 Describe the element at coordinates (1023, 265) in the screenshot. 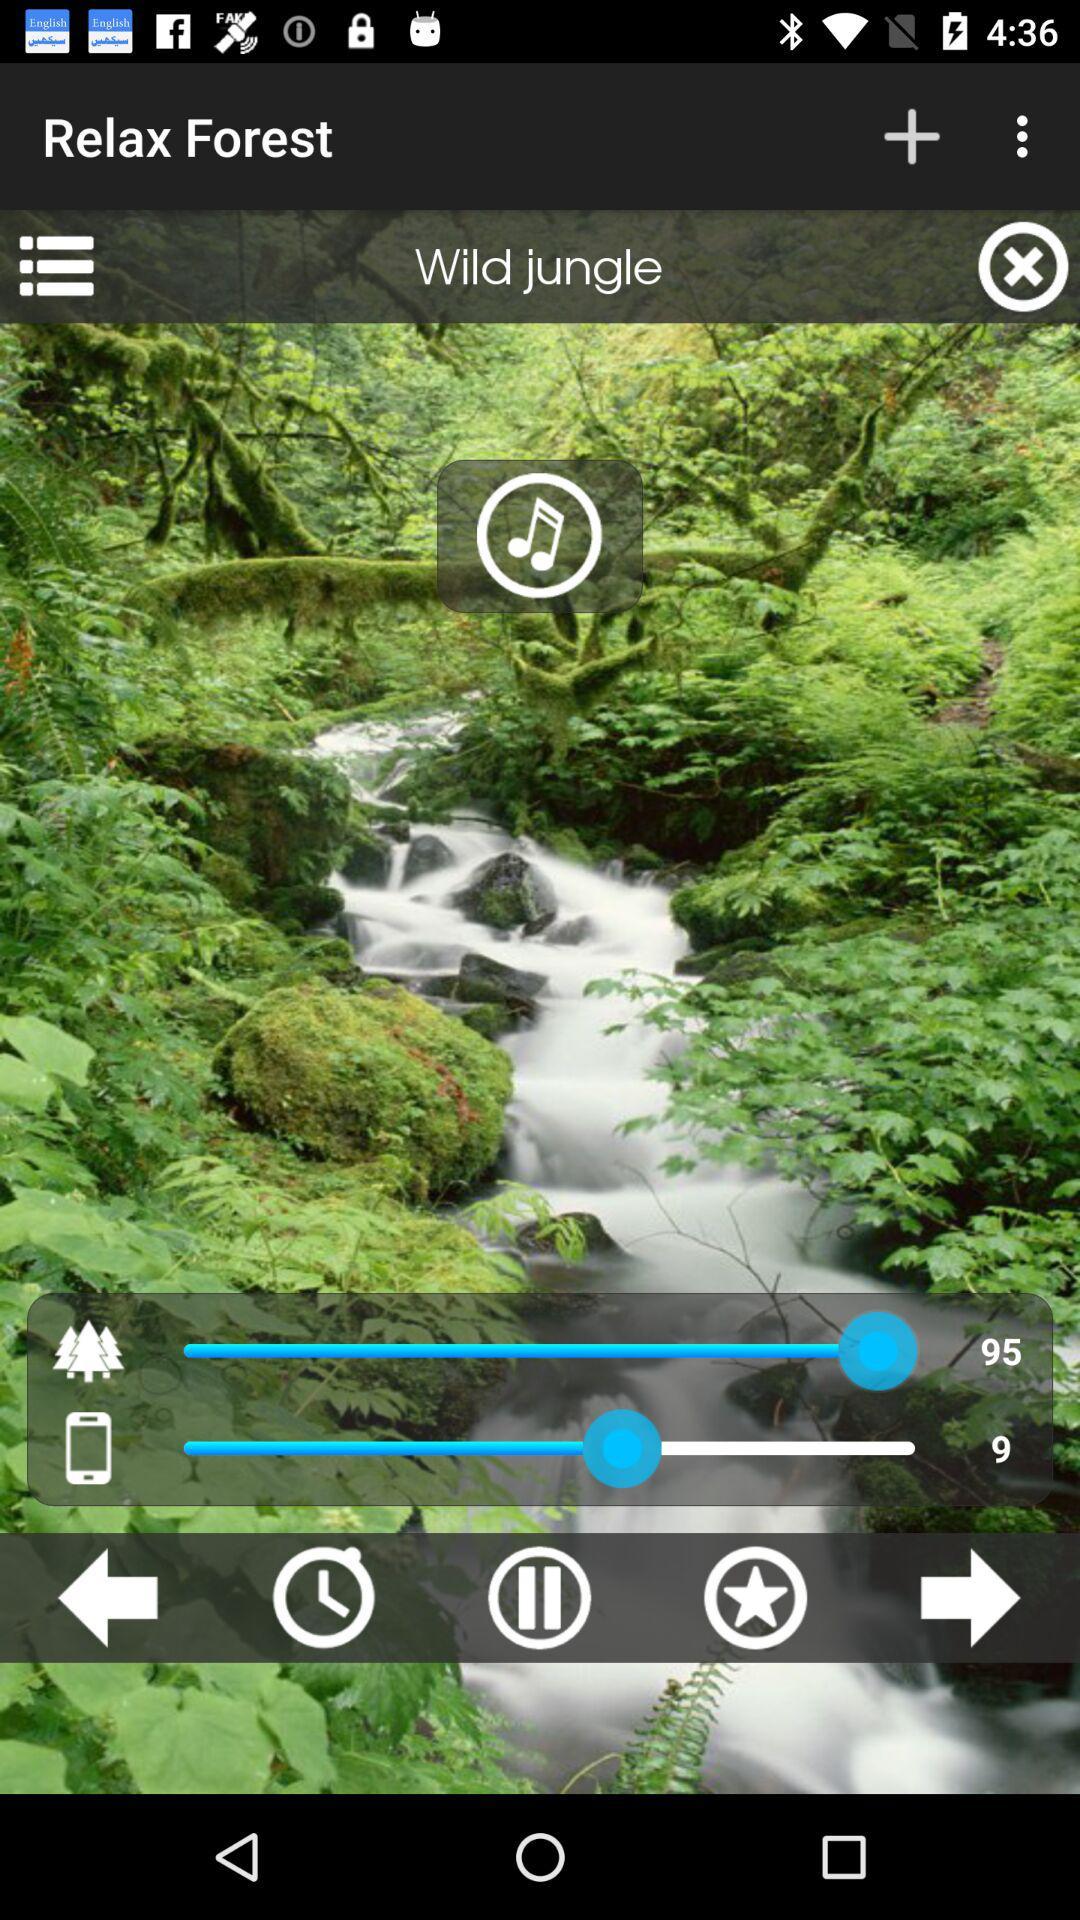

I see `icon next to the wild jungle app` at that location.